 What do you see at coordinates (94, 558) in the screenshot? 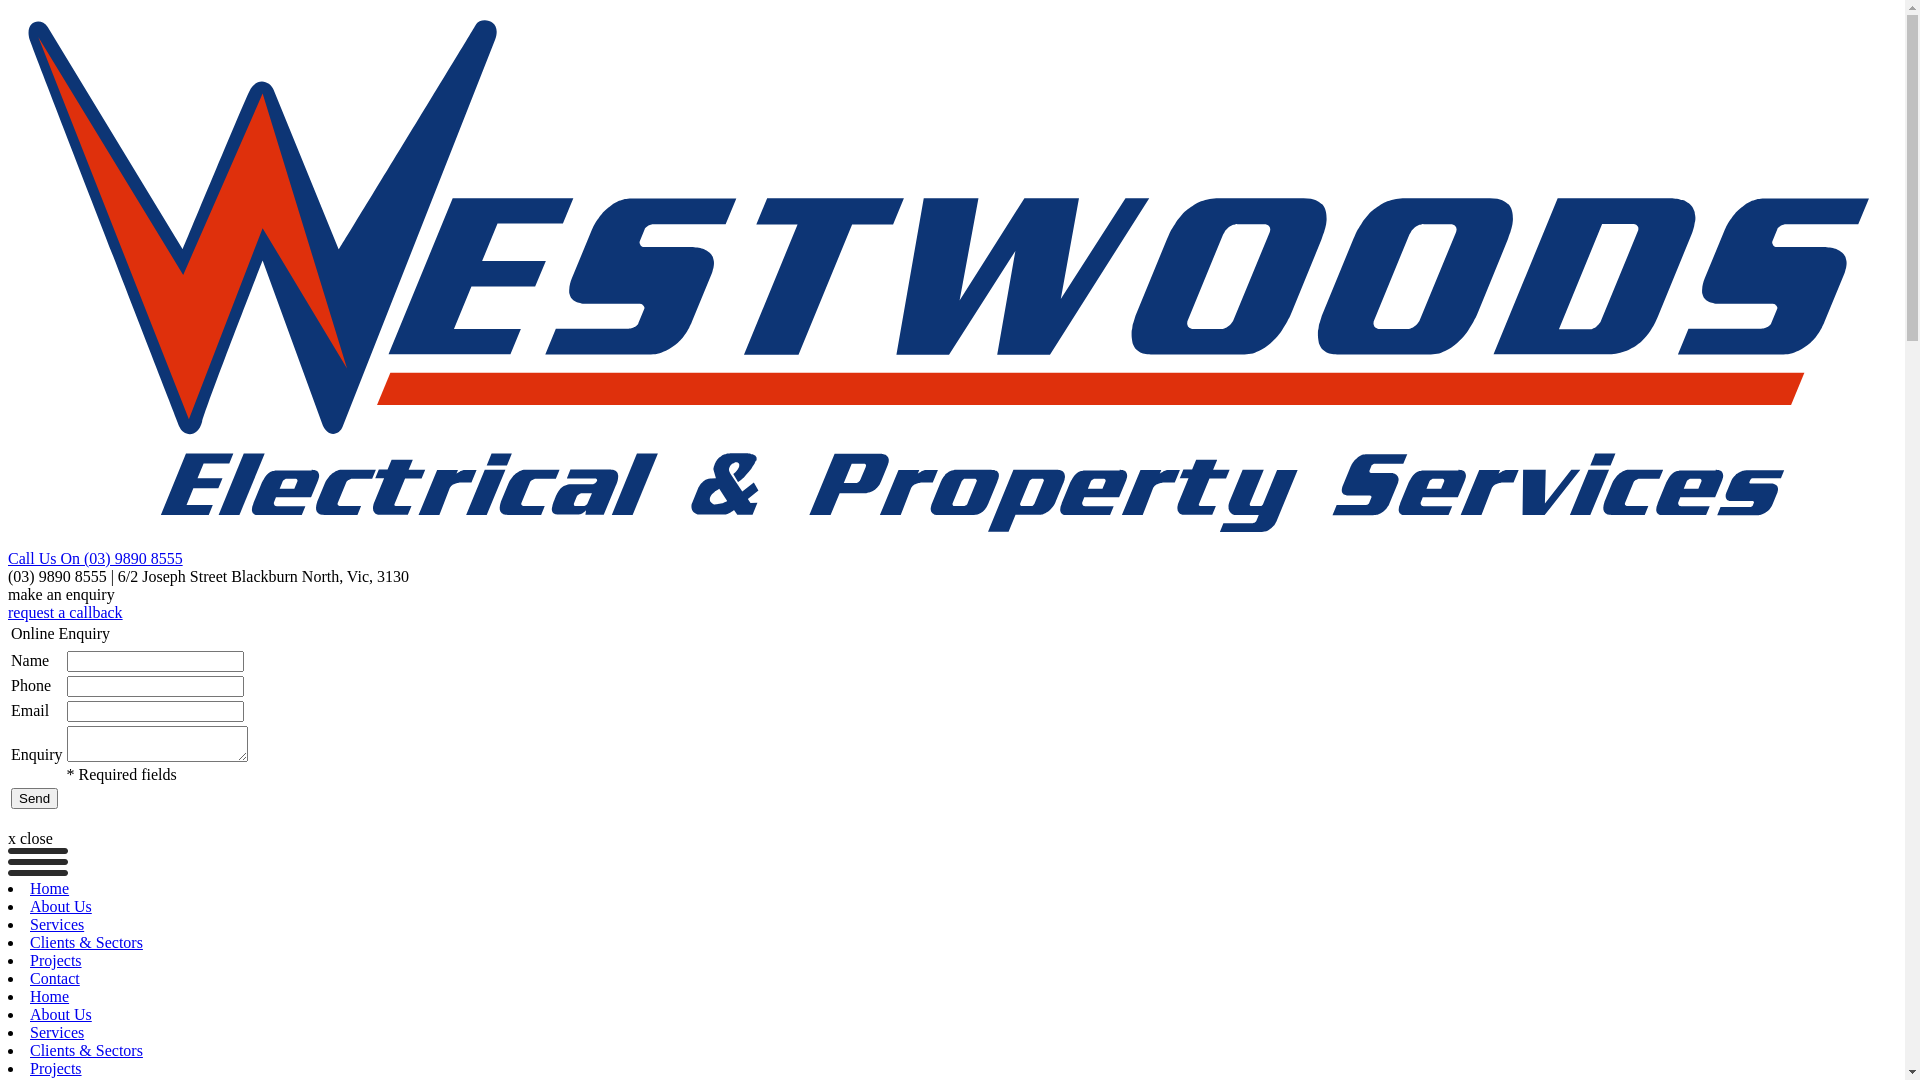
I see `'Call Us On (03) 9890 8555'` at bounding box center [94, 558].